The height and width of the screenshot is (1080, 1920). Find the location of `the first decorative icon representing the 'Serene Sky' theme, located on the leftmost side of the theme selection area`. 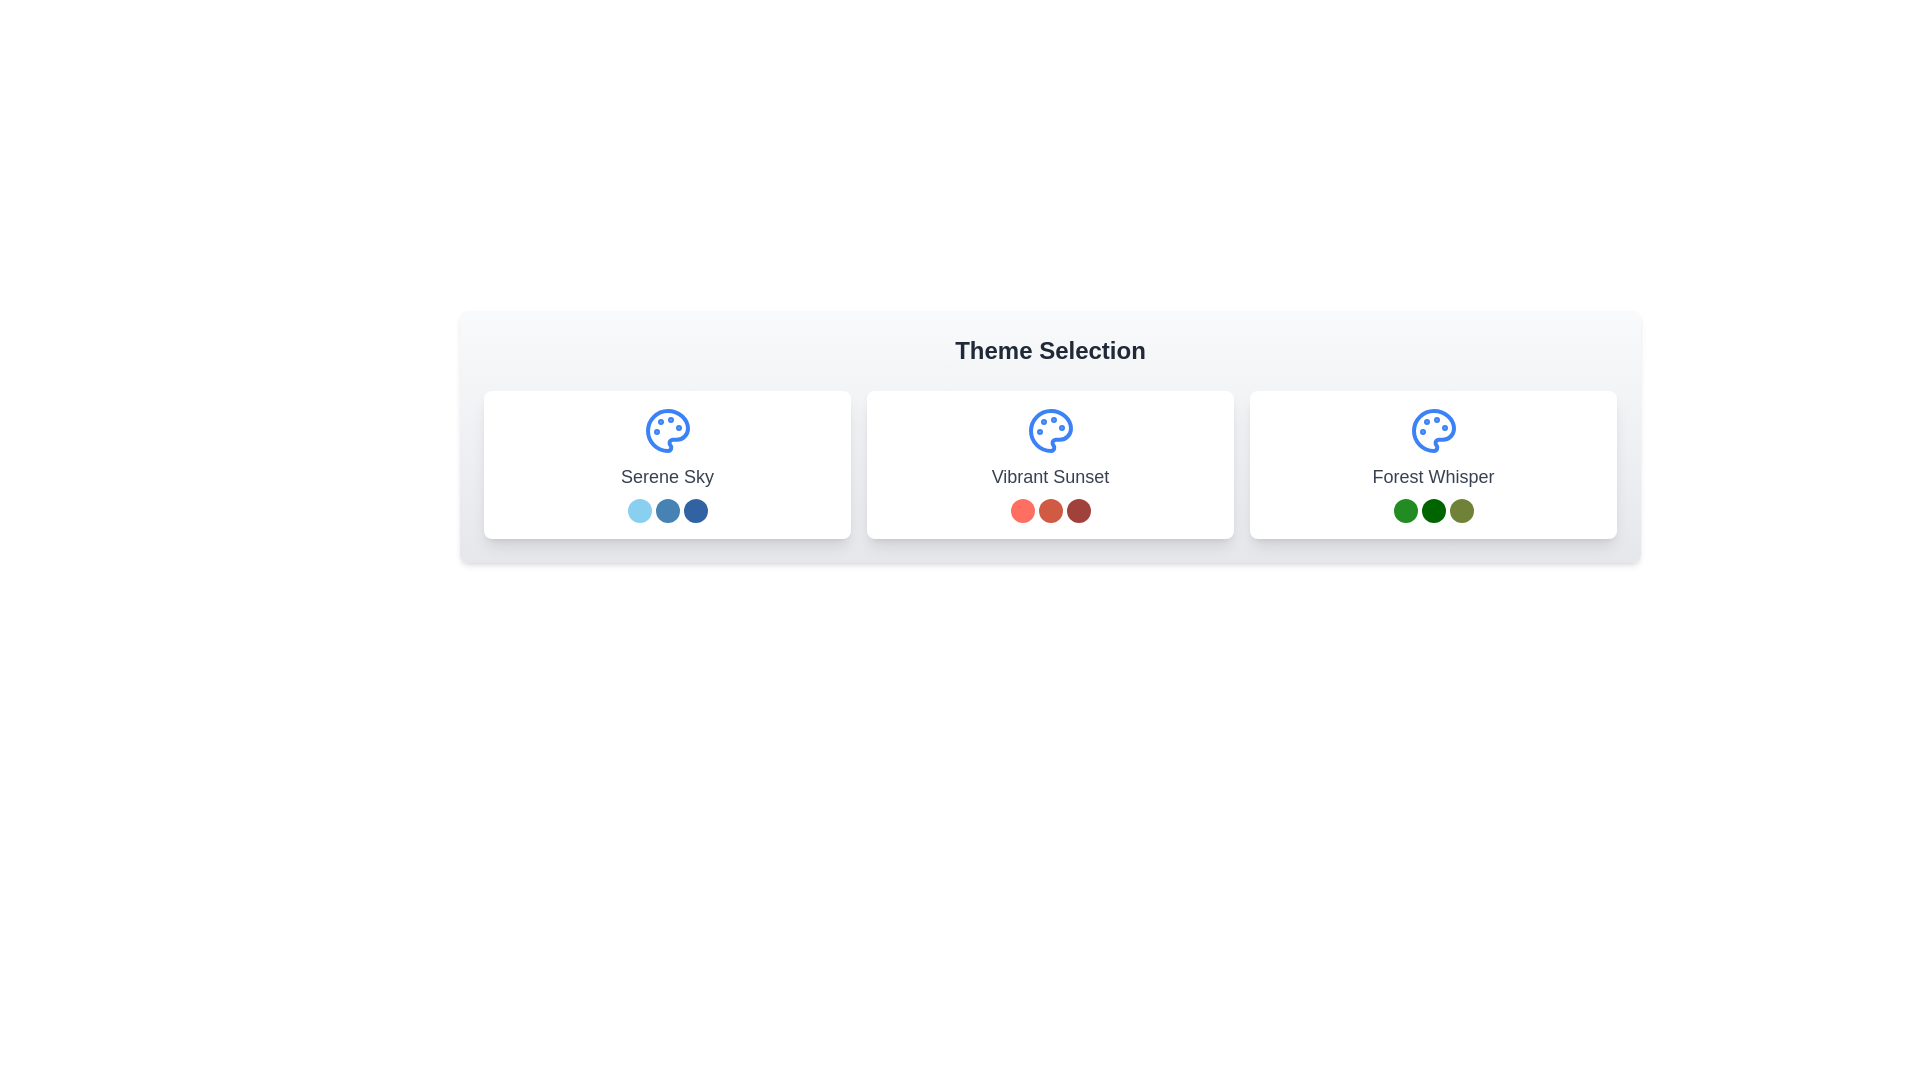

the first decorative icon representing the 'Serene Sky' theme, located on the leftmost side of the theme selection area is located at coordinates (667, 430).